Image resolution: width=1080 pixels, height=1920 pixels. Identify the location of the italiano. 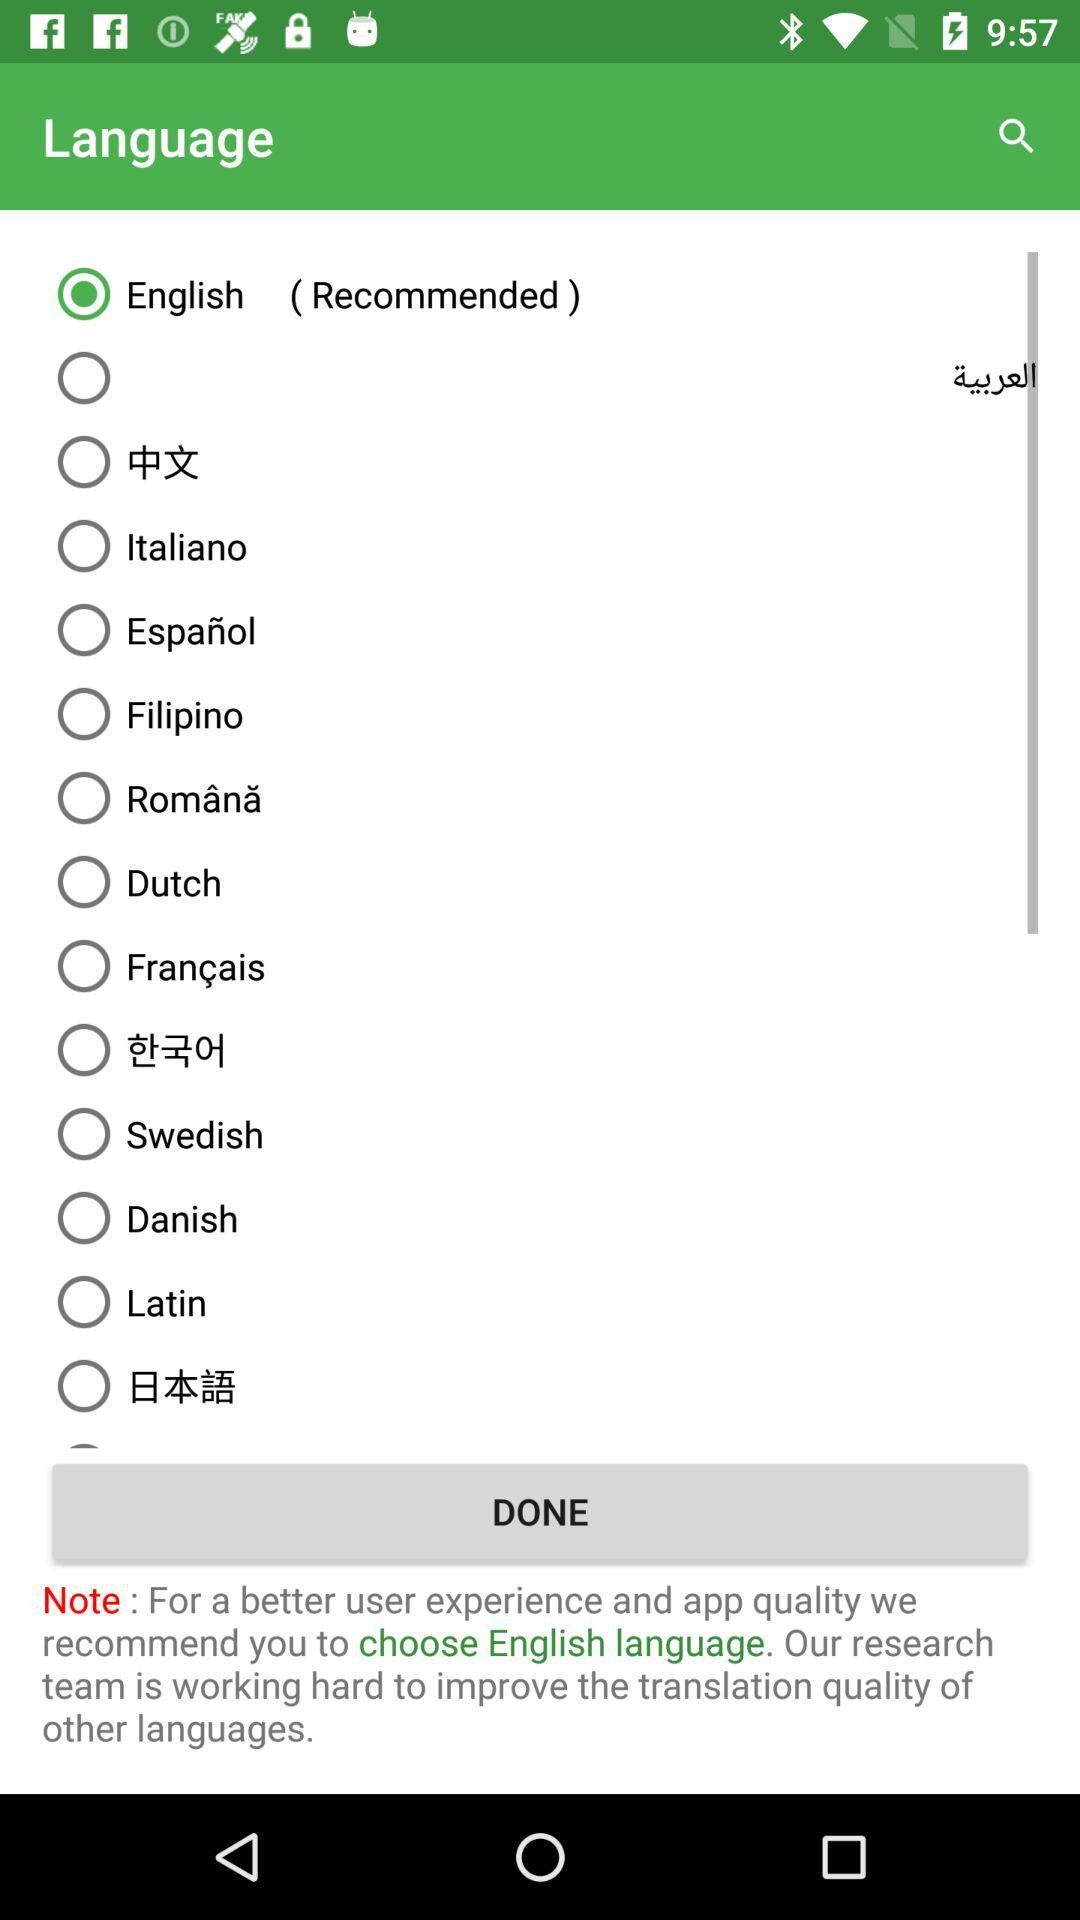
(540, 546).